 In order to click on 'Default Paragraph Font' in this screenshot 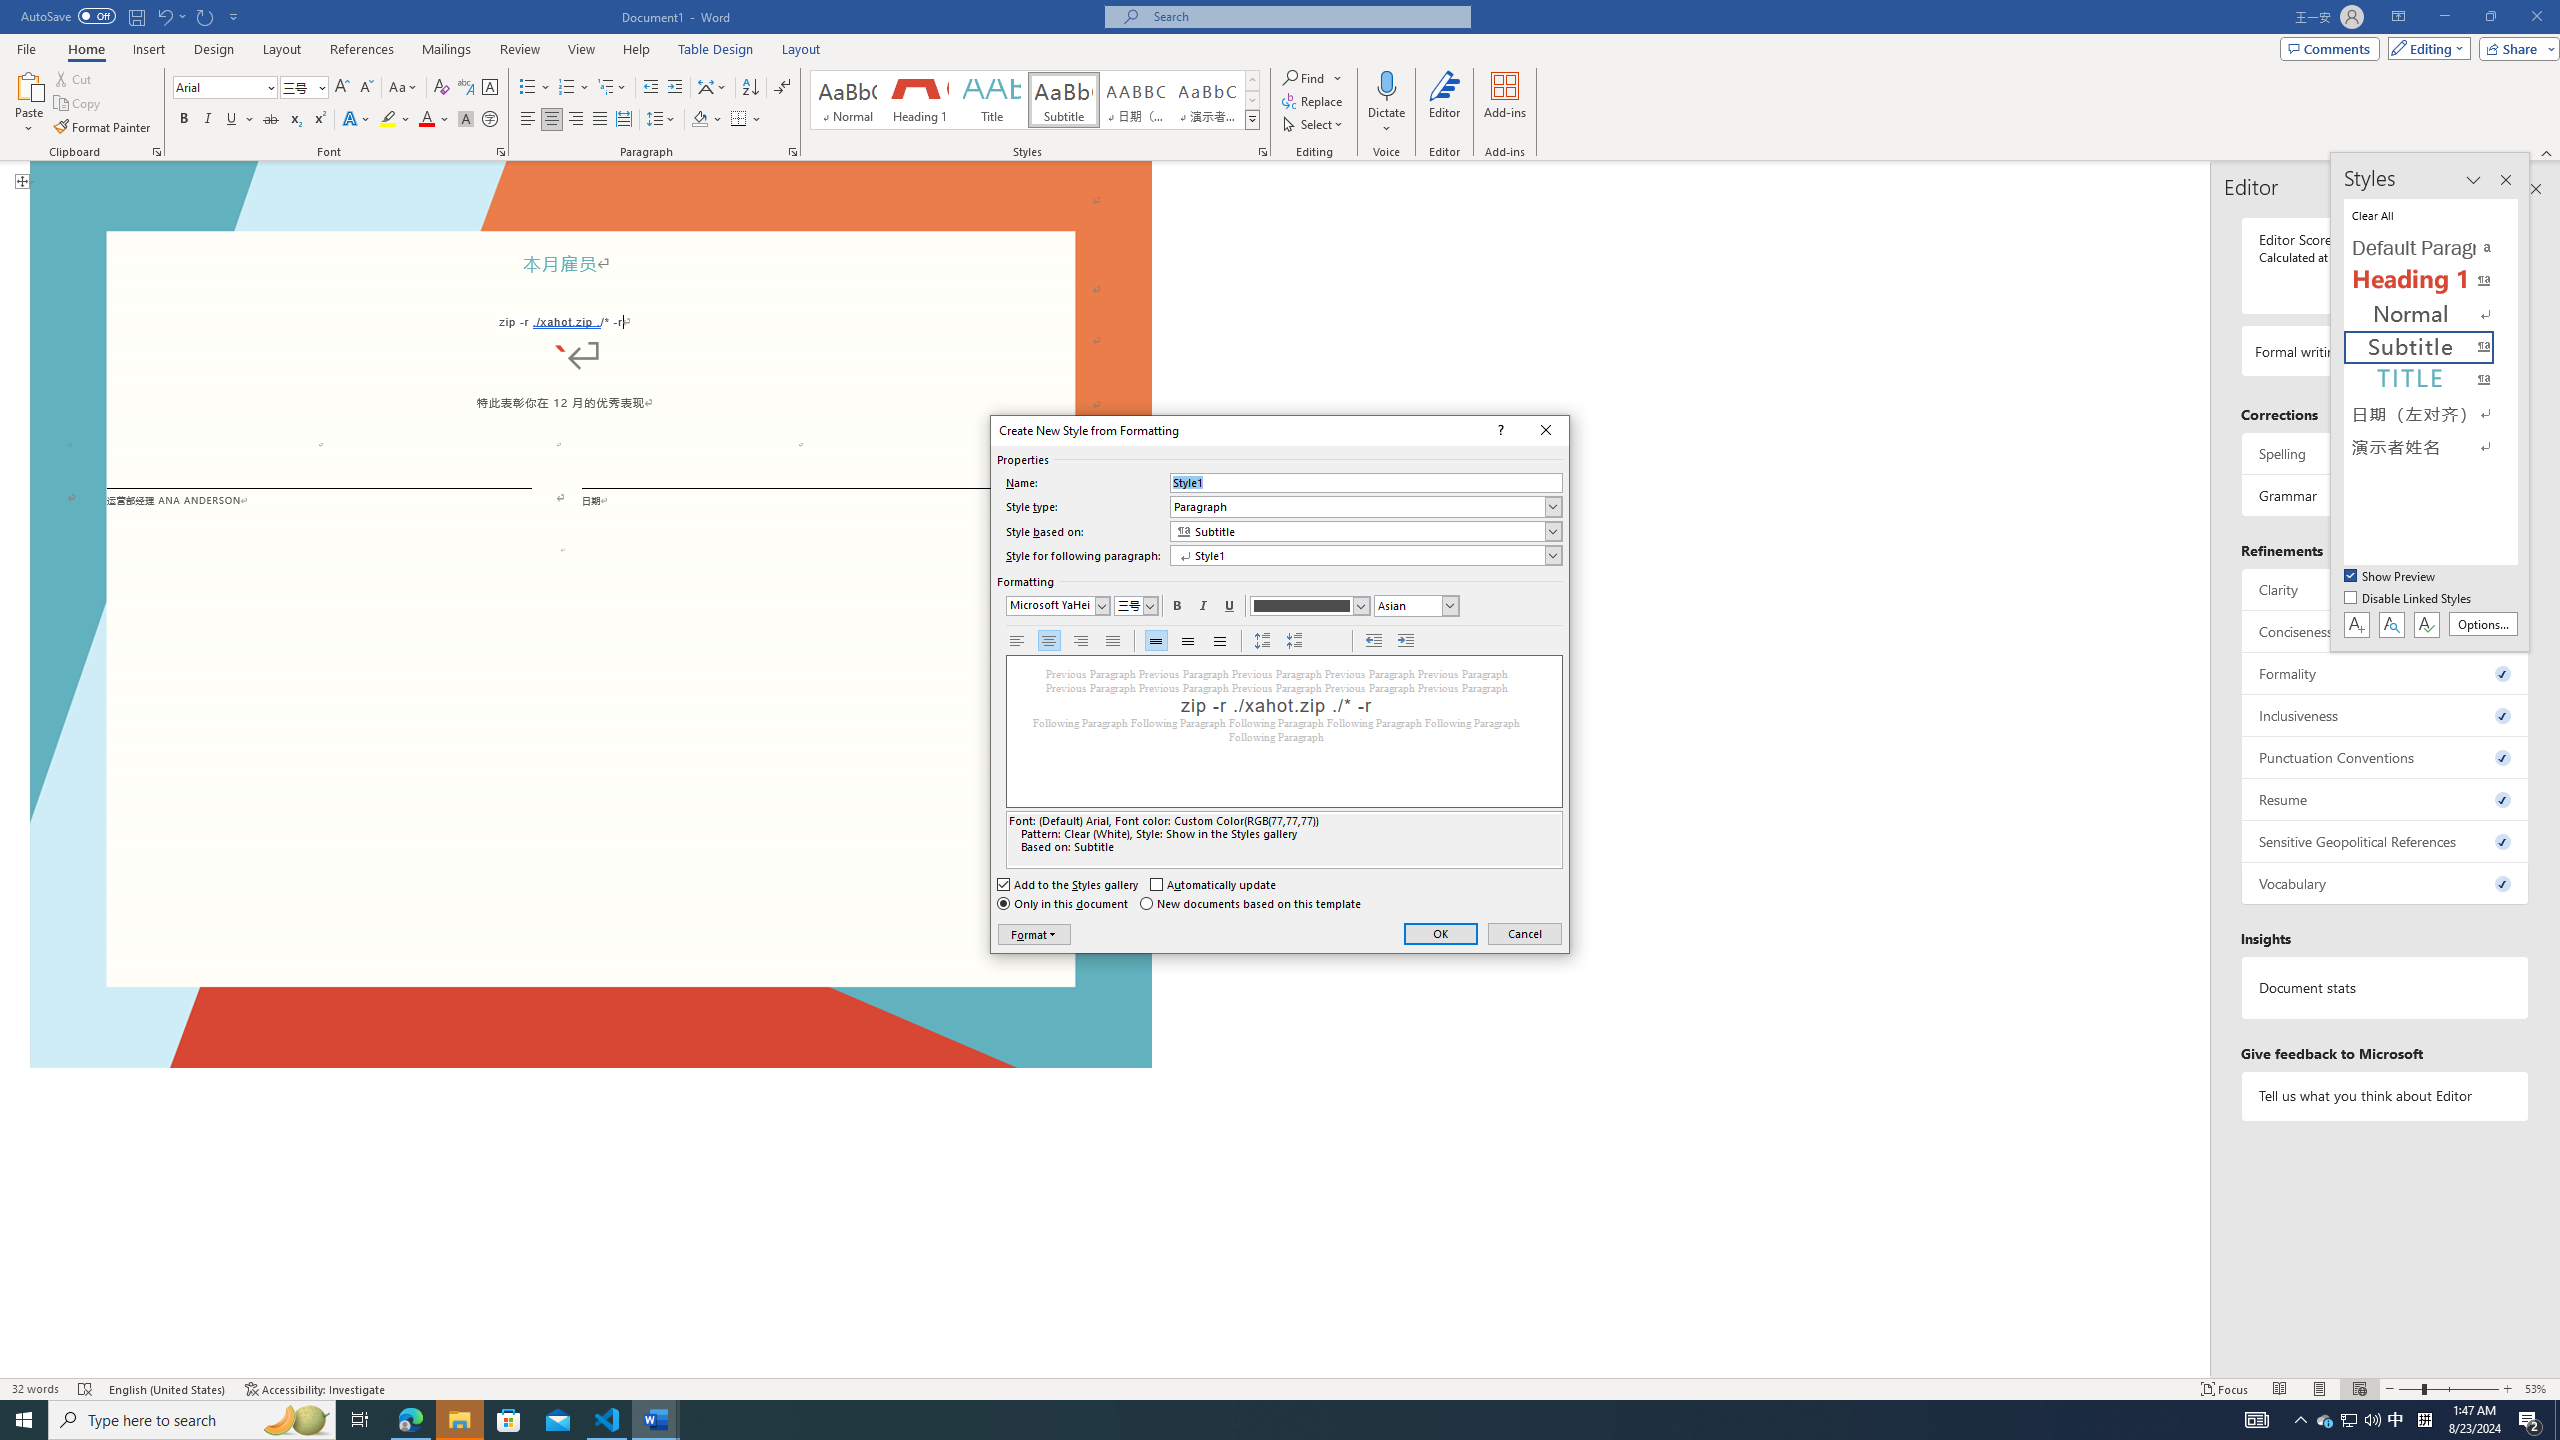, I will do `click(2431, 248)`.